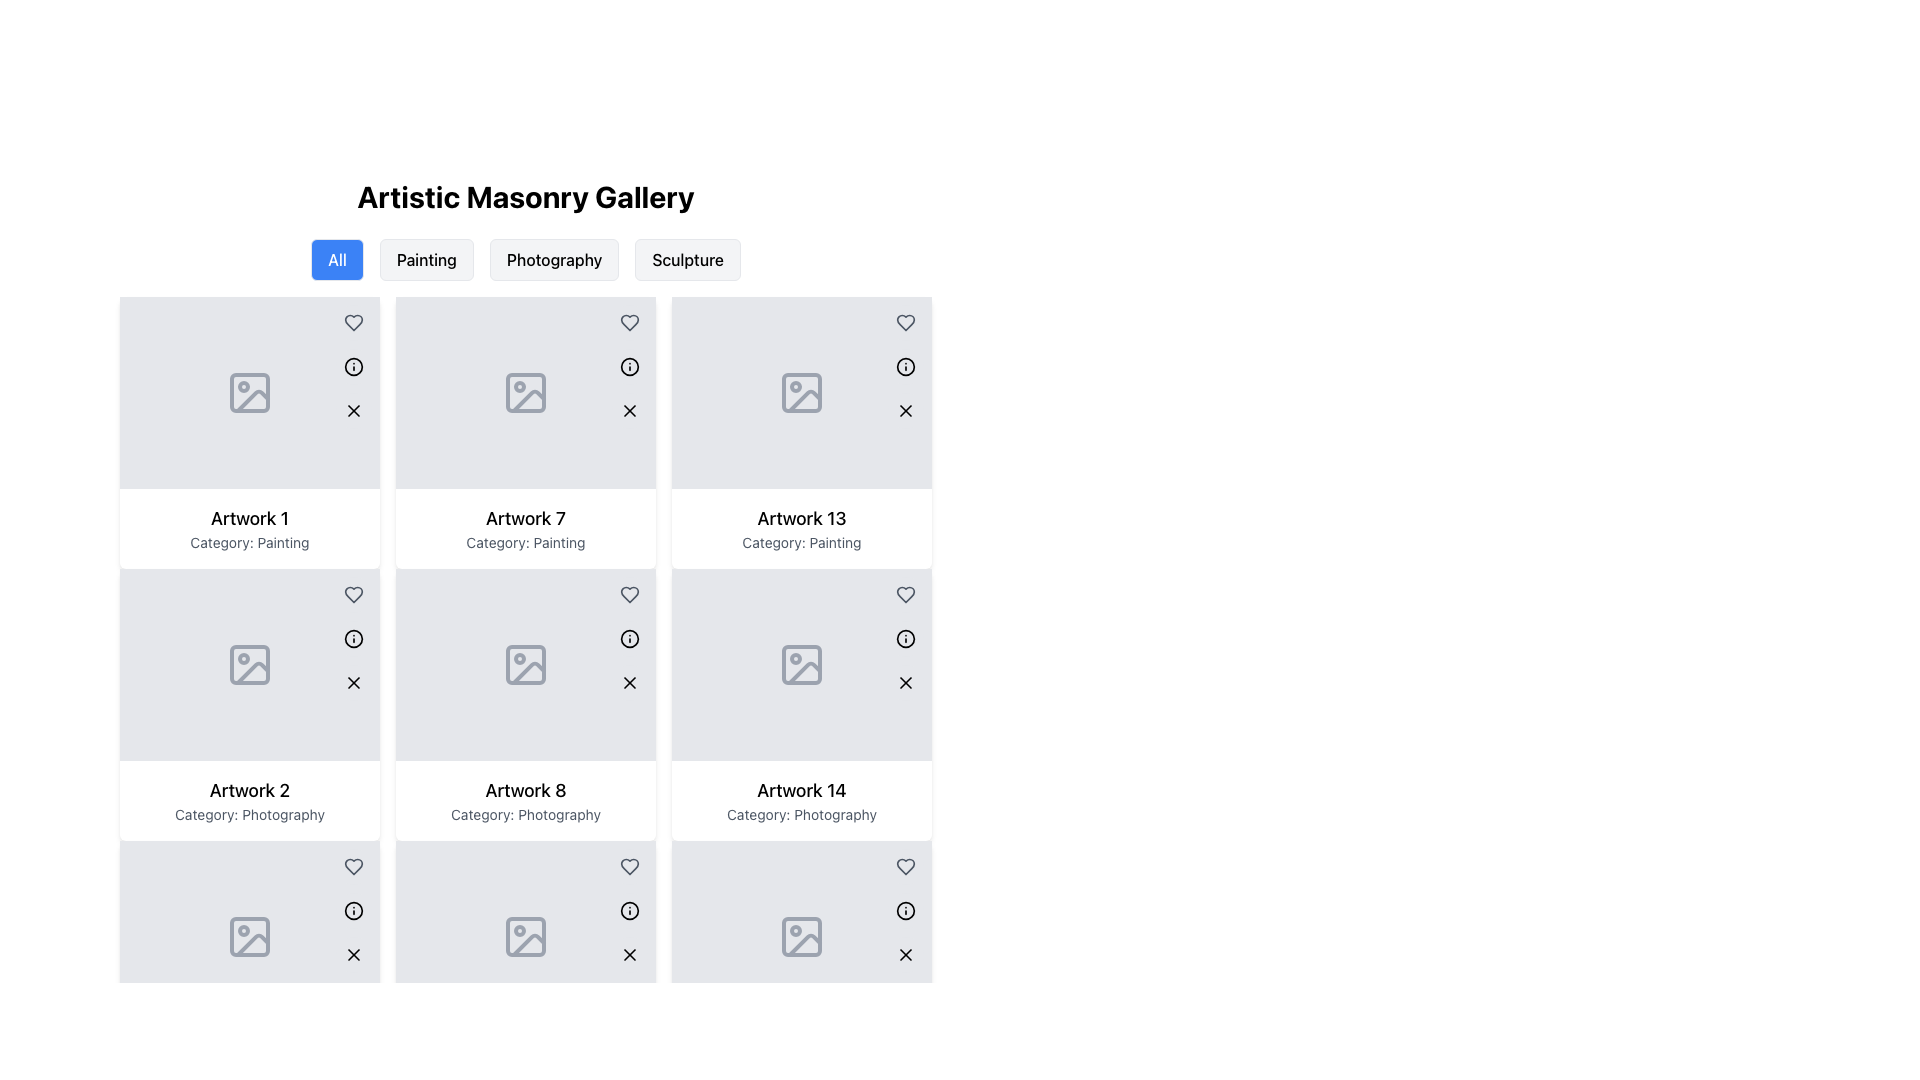  Describe the element at coordinates (354, 910) in the screenshot. I see `the informational button located in the 'Artwork 2' card, positioned below the heart icon and to the right of the image thumbnail` at that location.